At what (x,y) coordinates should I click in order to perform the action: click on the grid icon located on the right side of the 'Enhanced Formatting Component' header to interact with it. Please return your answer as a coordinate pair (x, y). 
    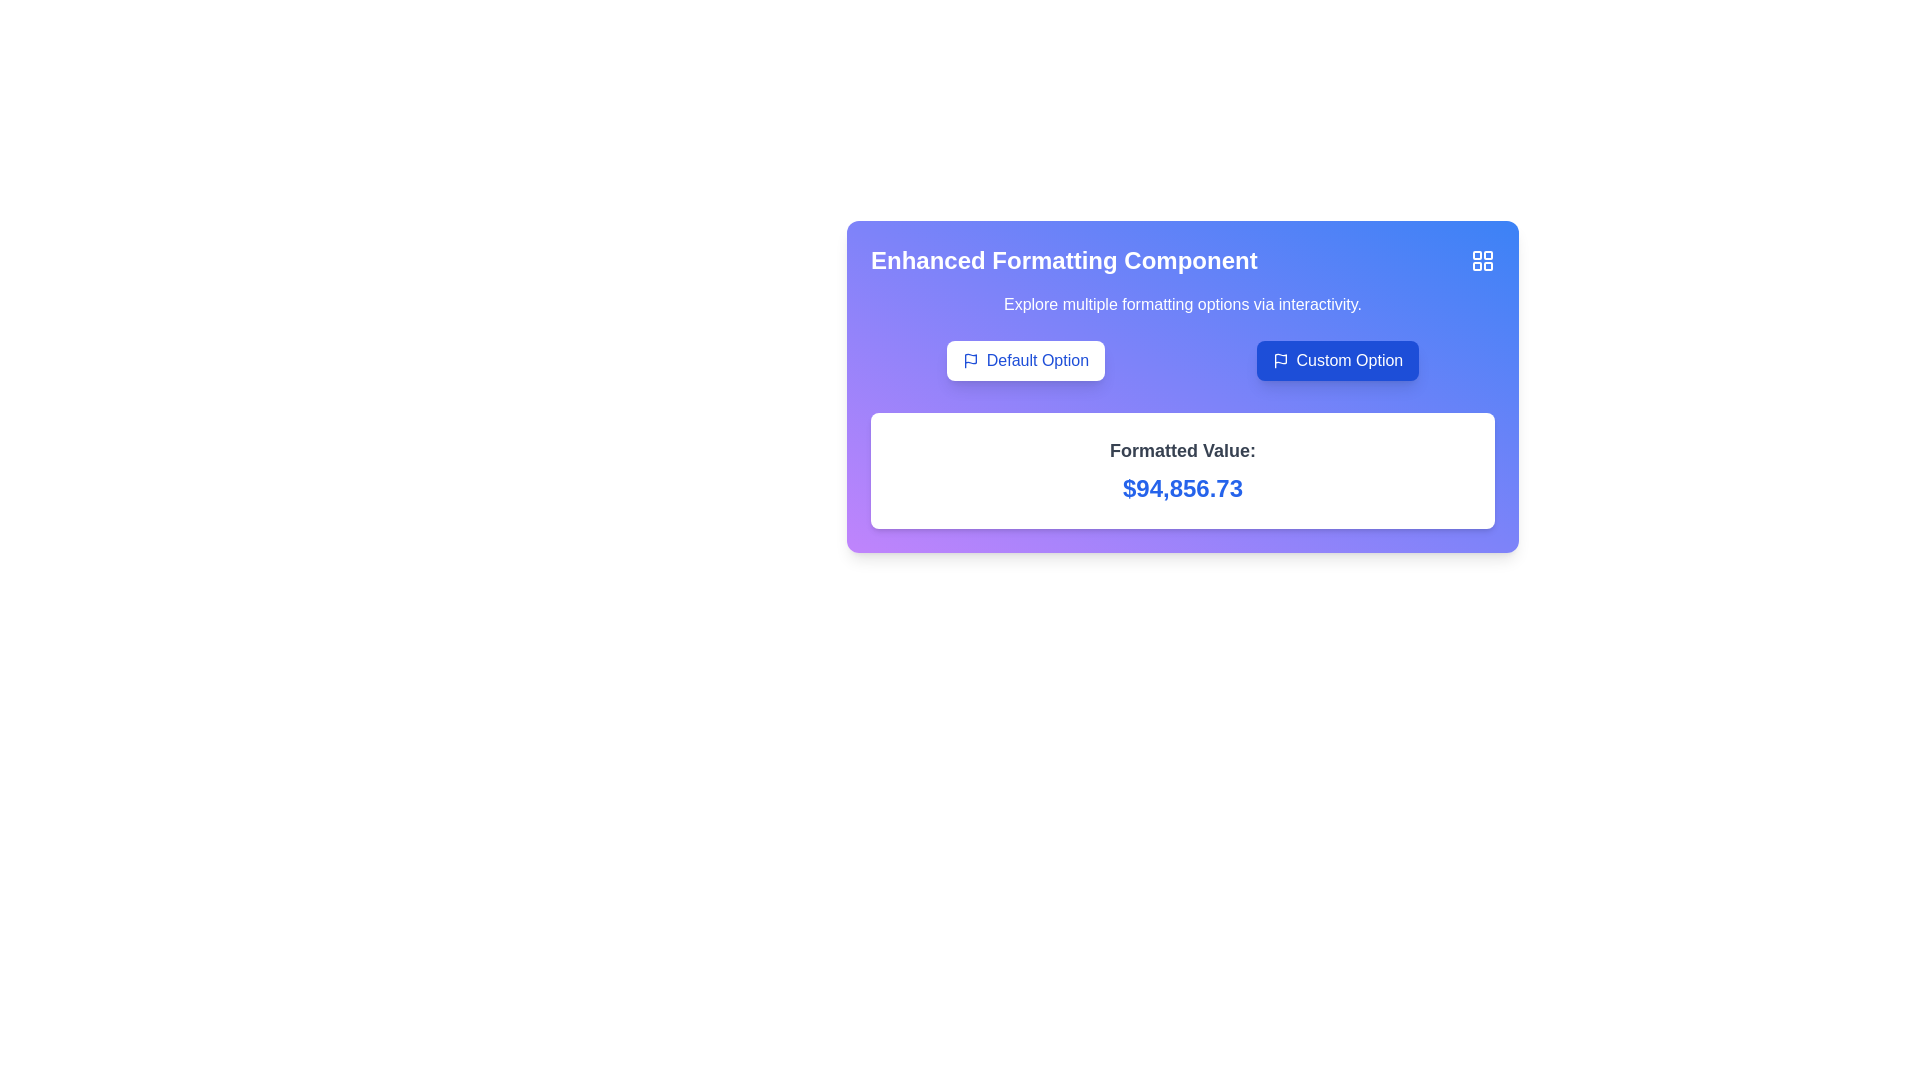
    Looking at the image, I should click on (1182, 260).